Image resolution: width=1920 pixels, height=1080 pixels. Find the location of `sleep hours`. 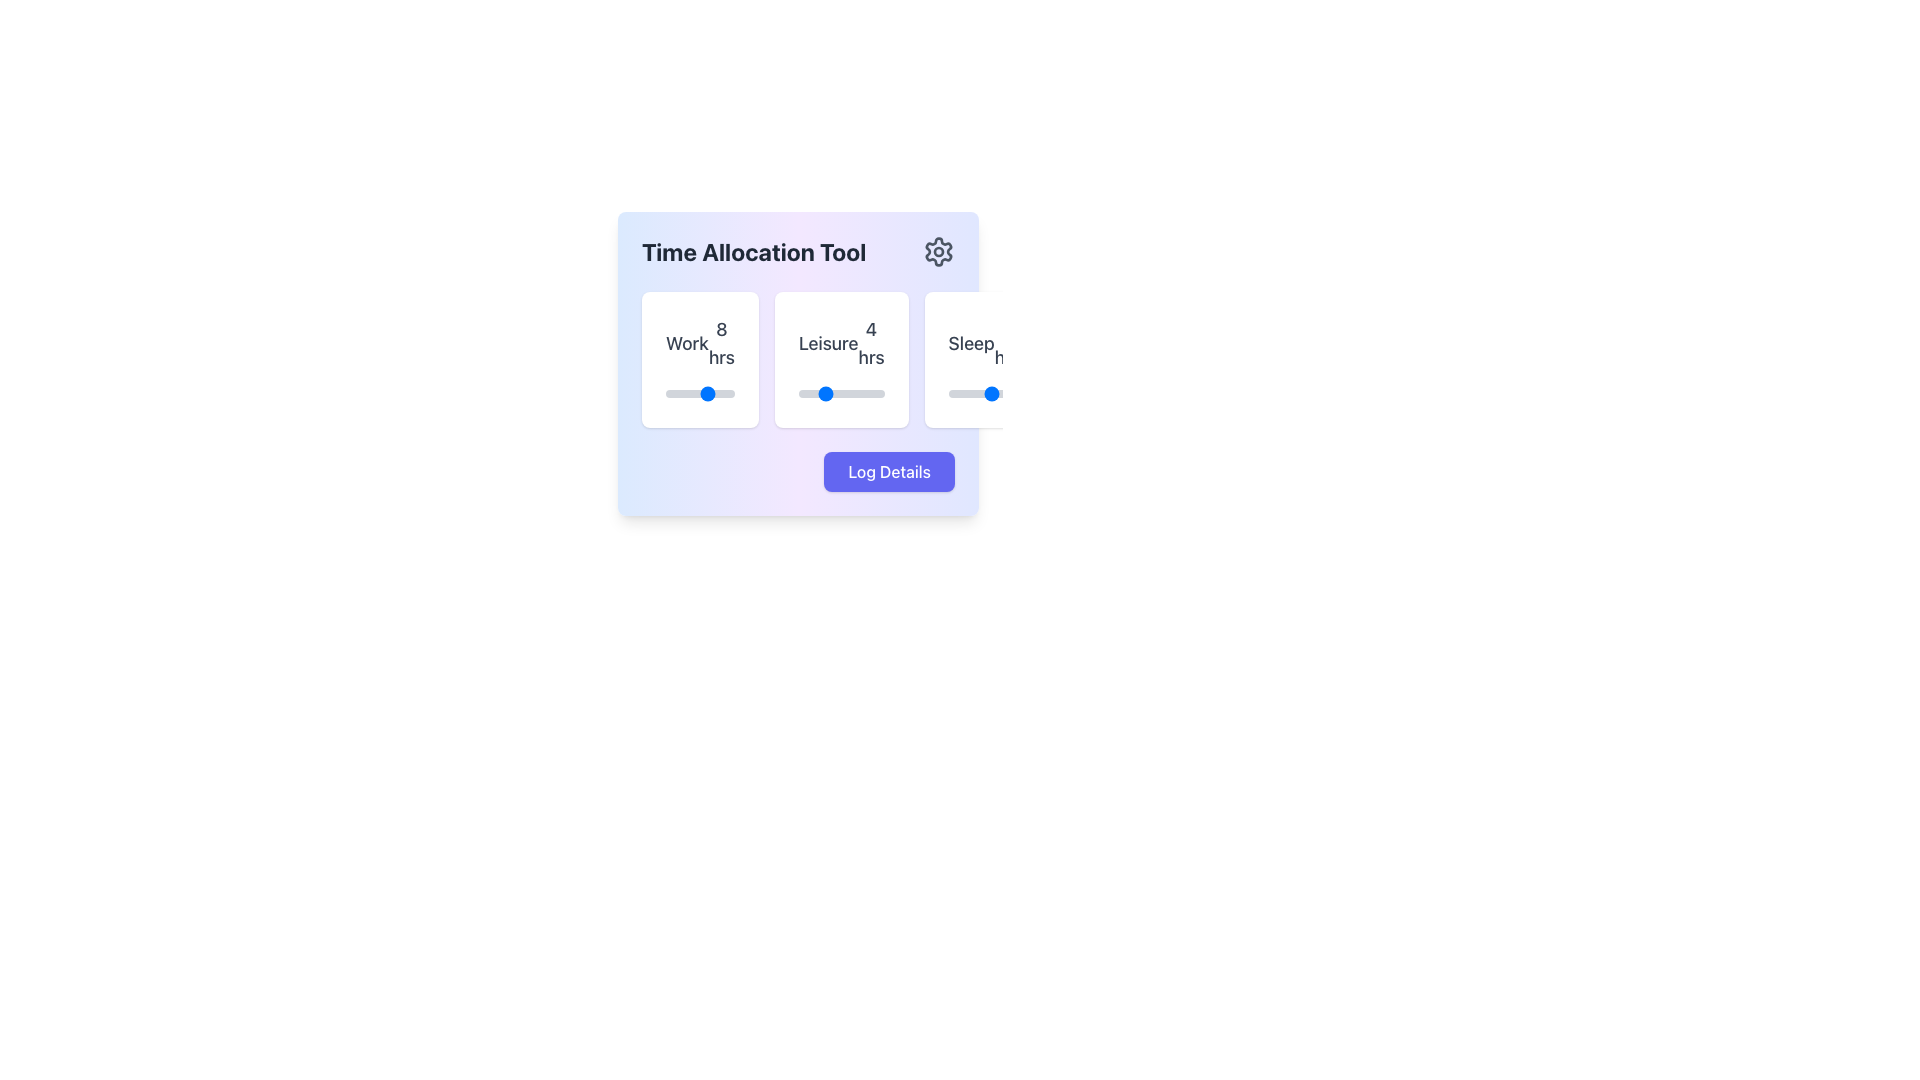

sleep hours is located at coordinates (1001, 393).